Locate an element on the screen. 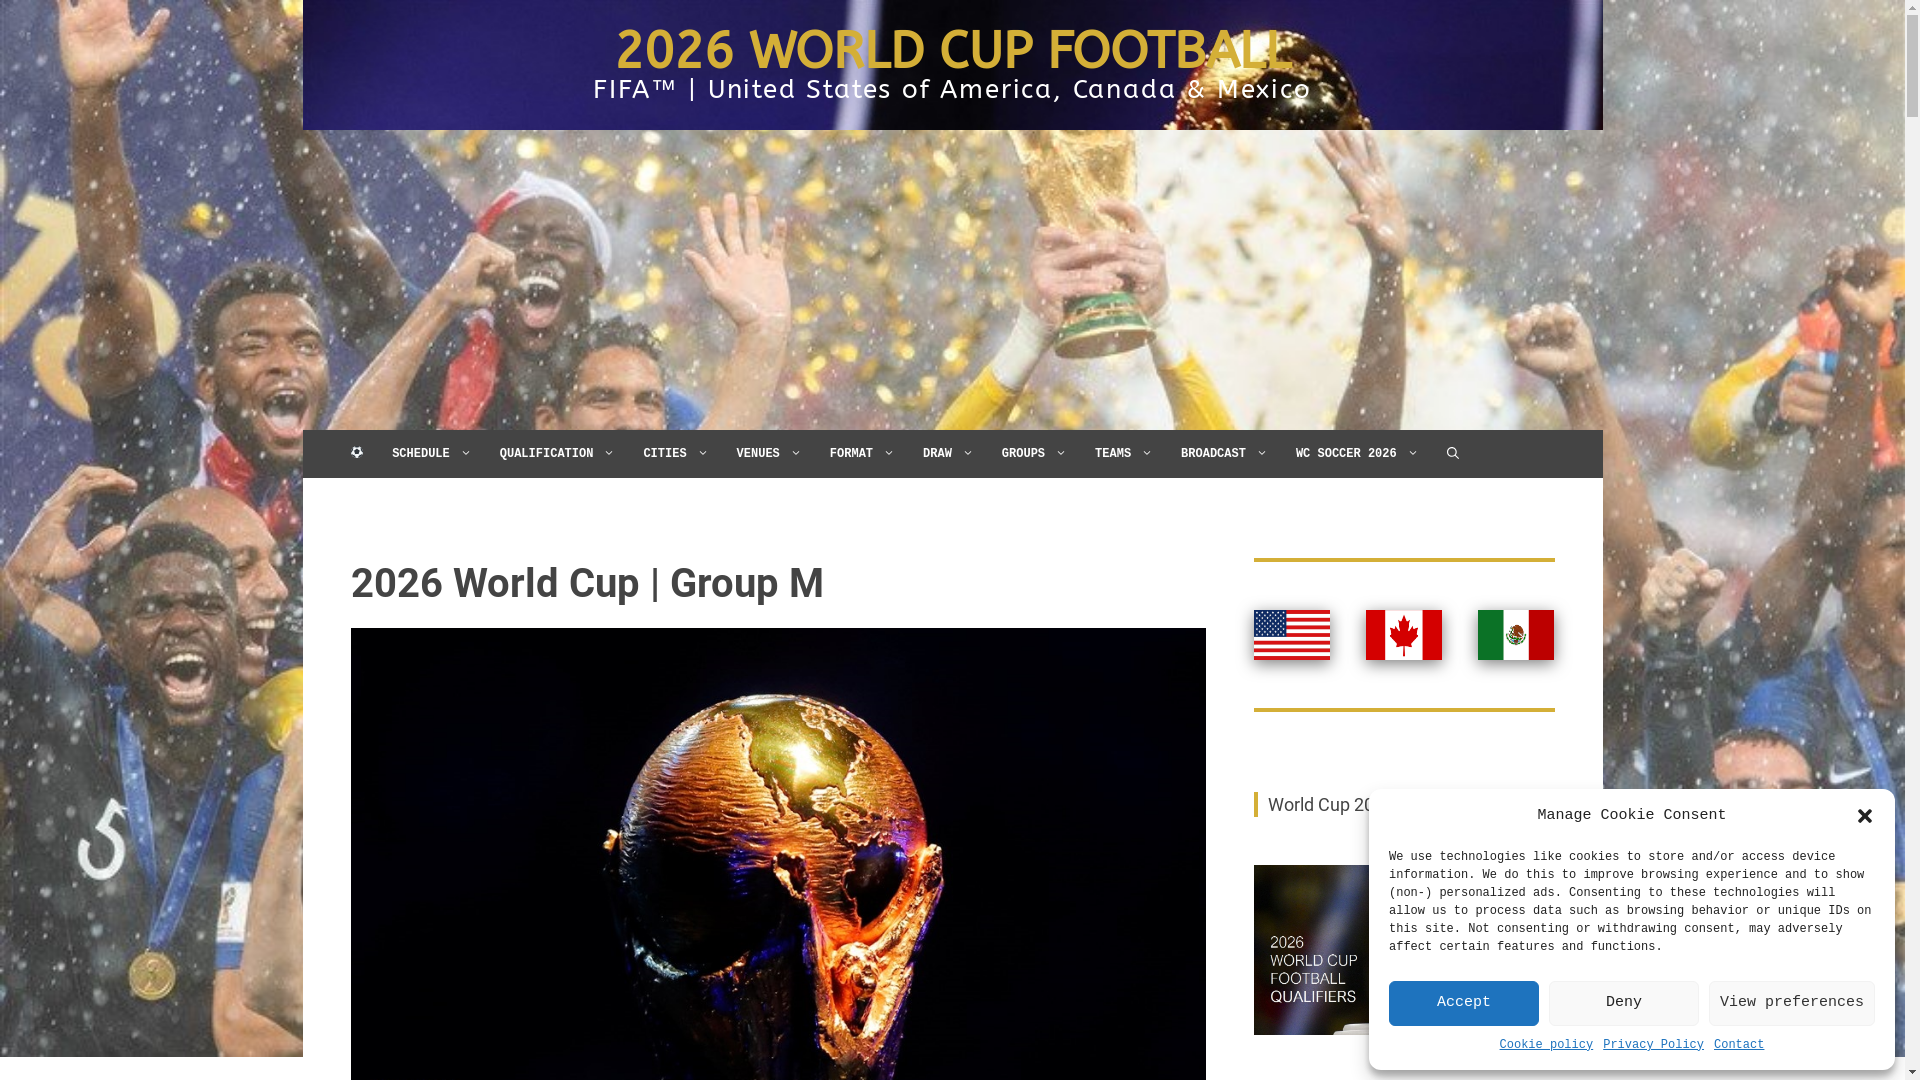 The width and height of the screenshot is (1920, 1080). '2026 World Cup Football Qualification' is located at coordinates (1403, 948).